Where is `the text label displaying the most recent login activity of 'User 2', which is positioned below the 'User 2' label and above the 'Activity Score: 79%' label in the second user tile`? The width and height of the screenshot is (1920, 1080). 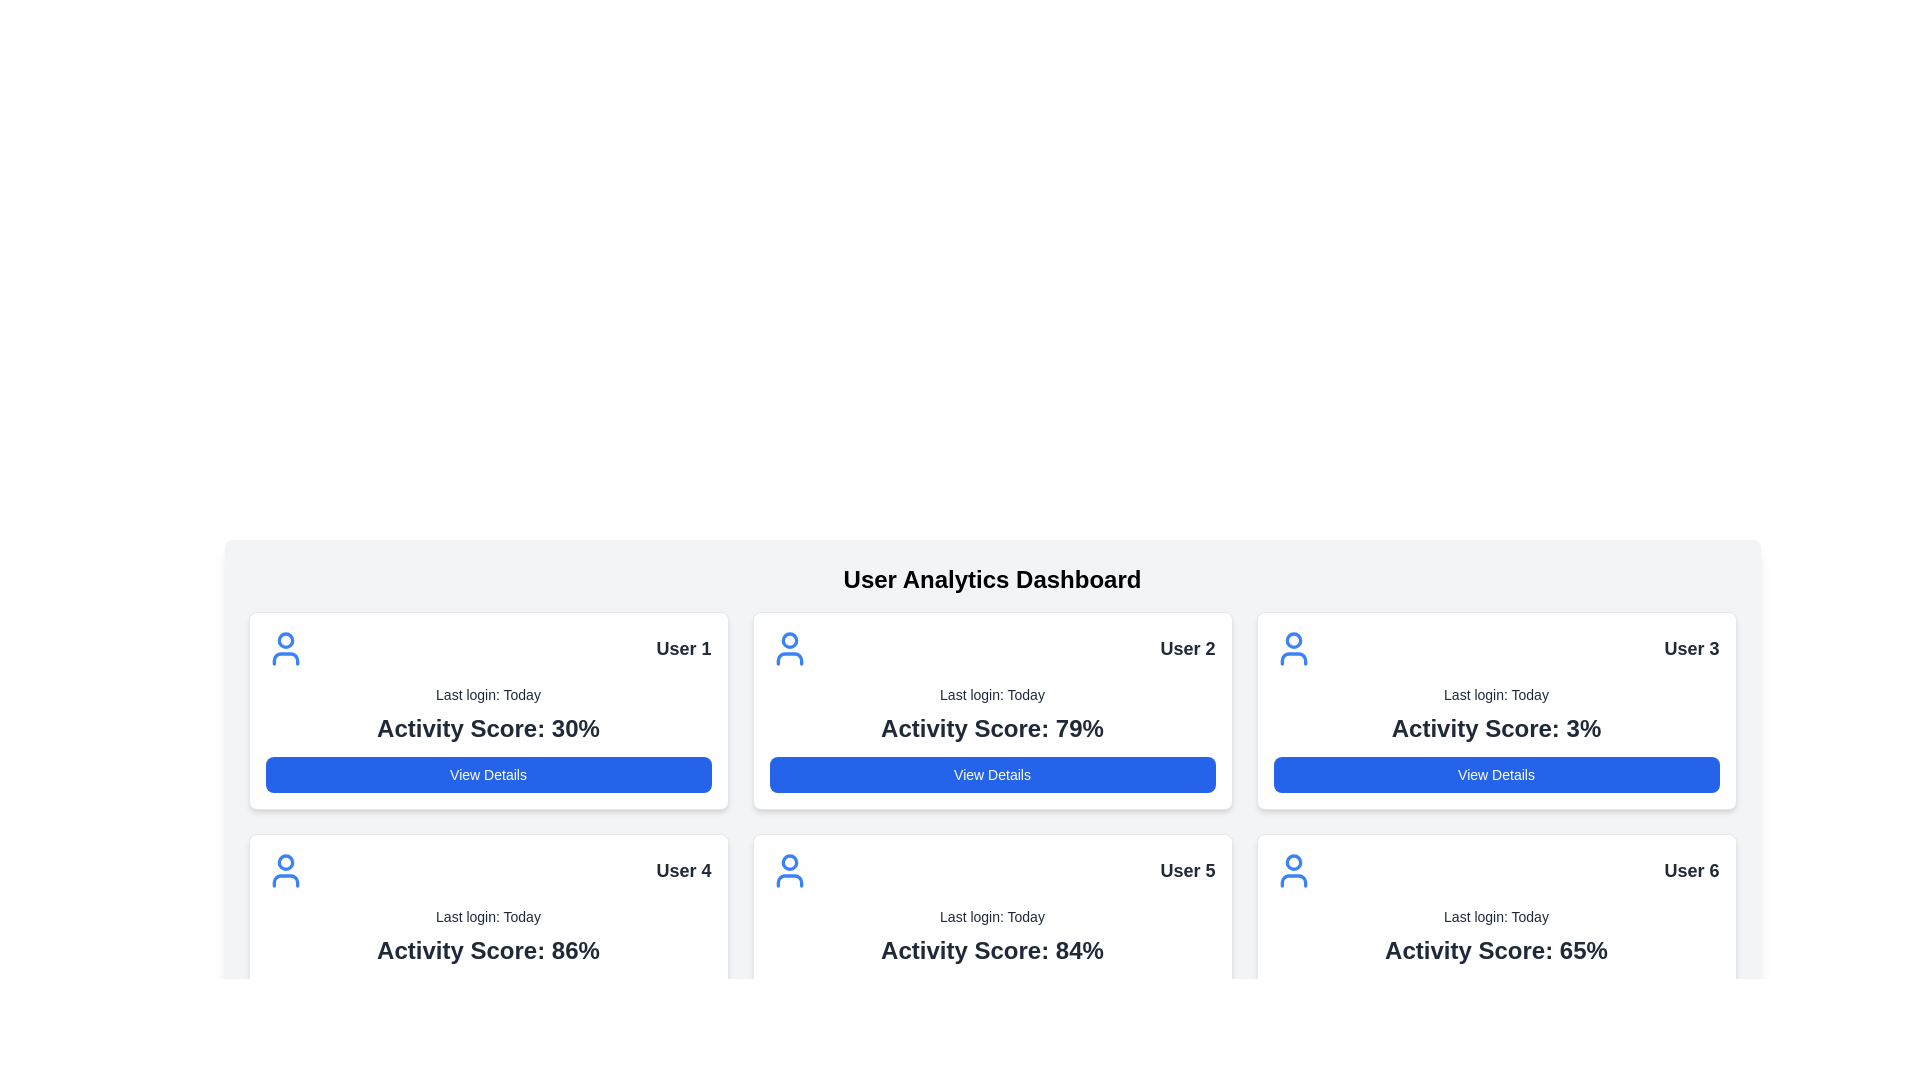
the text label displaying the most recent login activity of 'User 2', which is positioned below the 'User 2' label and above the 'Activity Score: 79%' label in the second user tile is located at coordinates (992, 693).